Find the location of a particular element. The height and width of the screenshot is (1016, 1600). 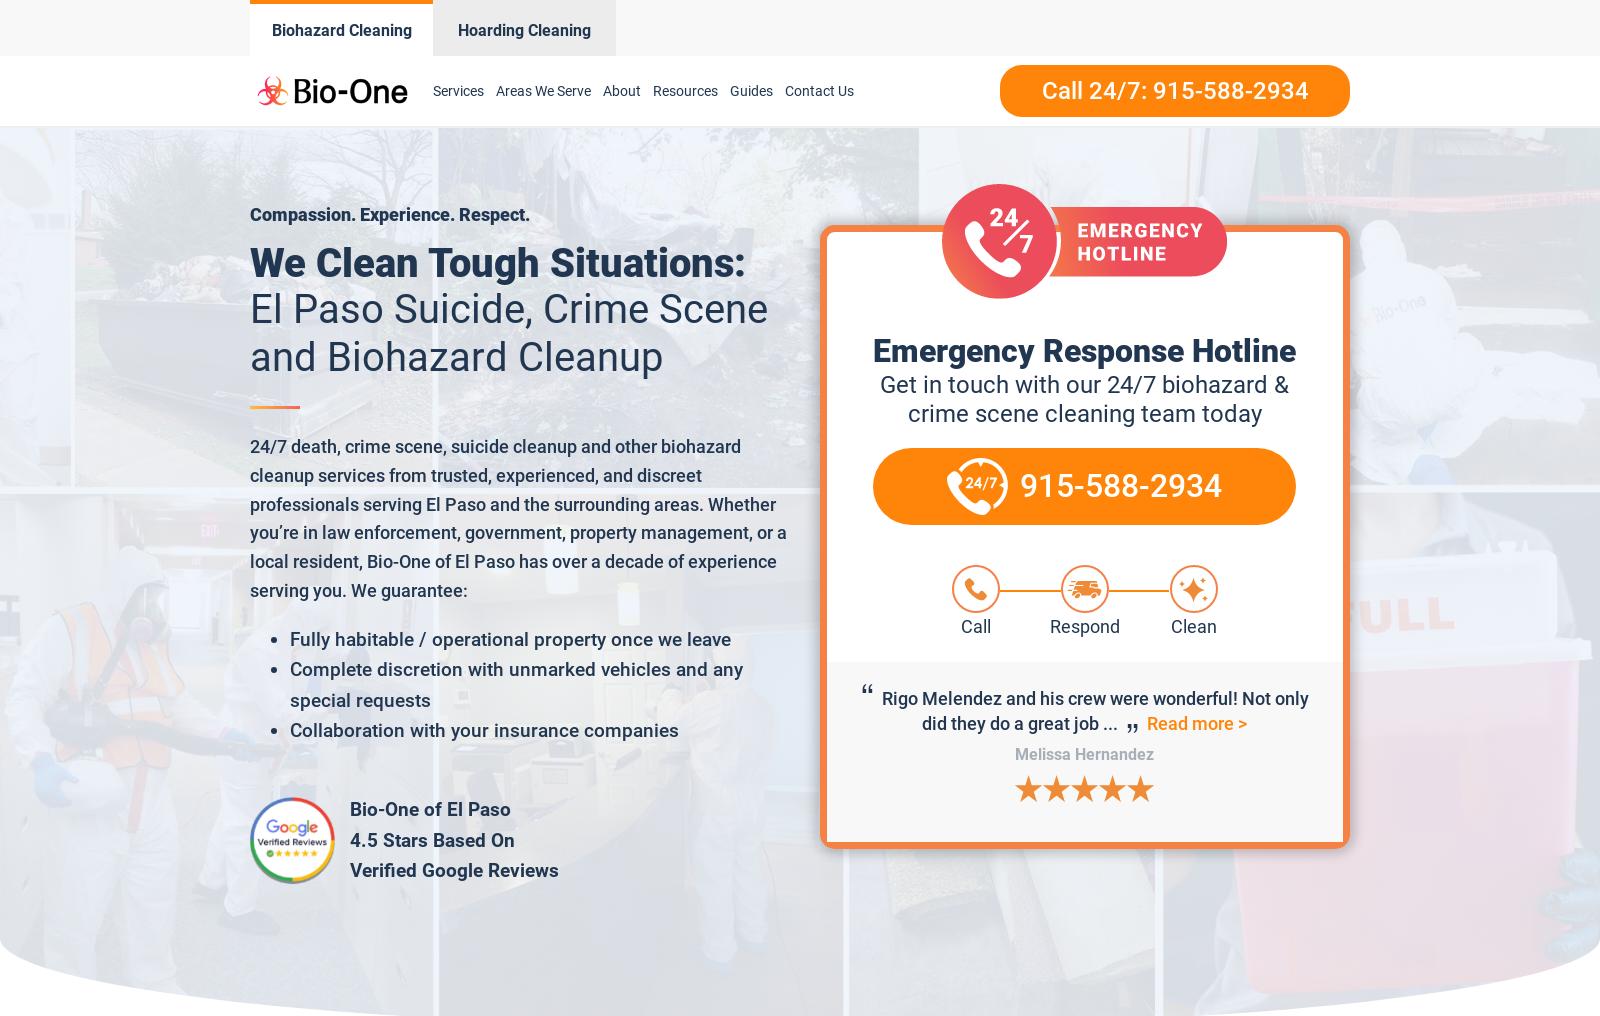

'Otero County' is located at coordinates (546, 237).